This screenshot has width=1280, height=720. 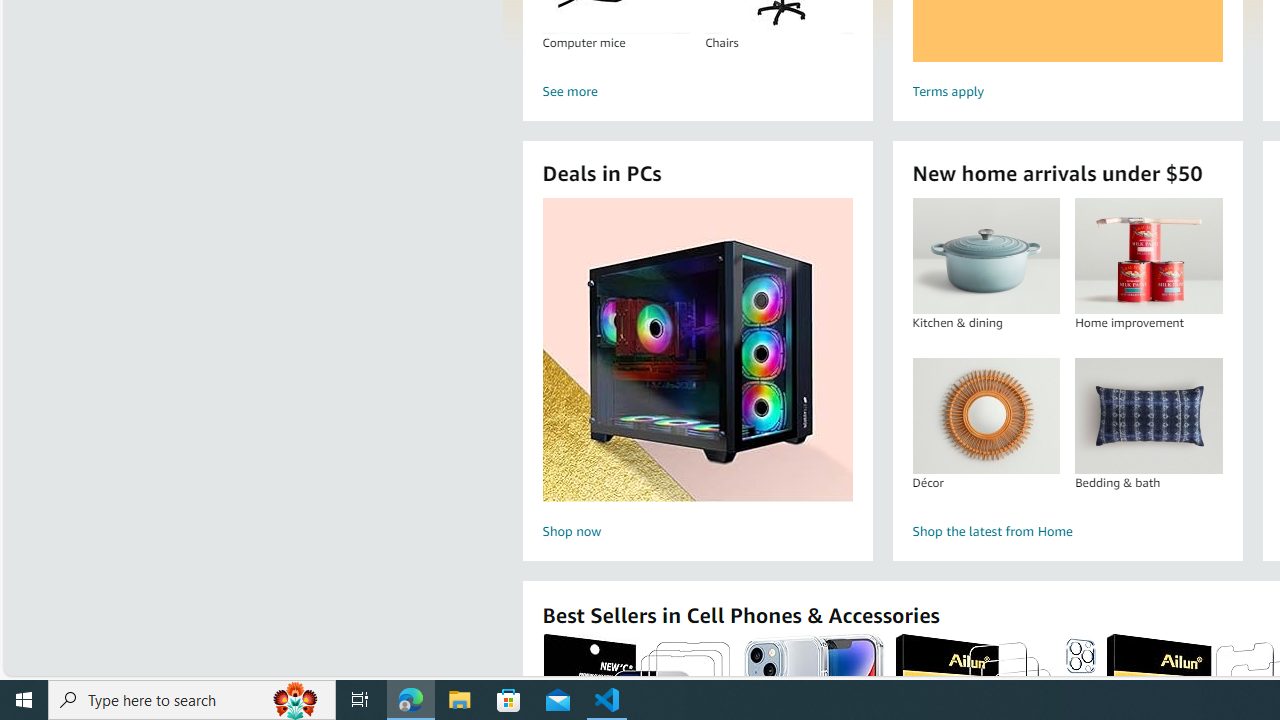 What do you see at coordinates (985, 255) in the screenshot?
I see `'Kitchen & dining'` at bounding box center [985, 255].